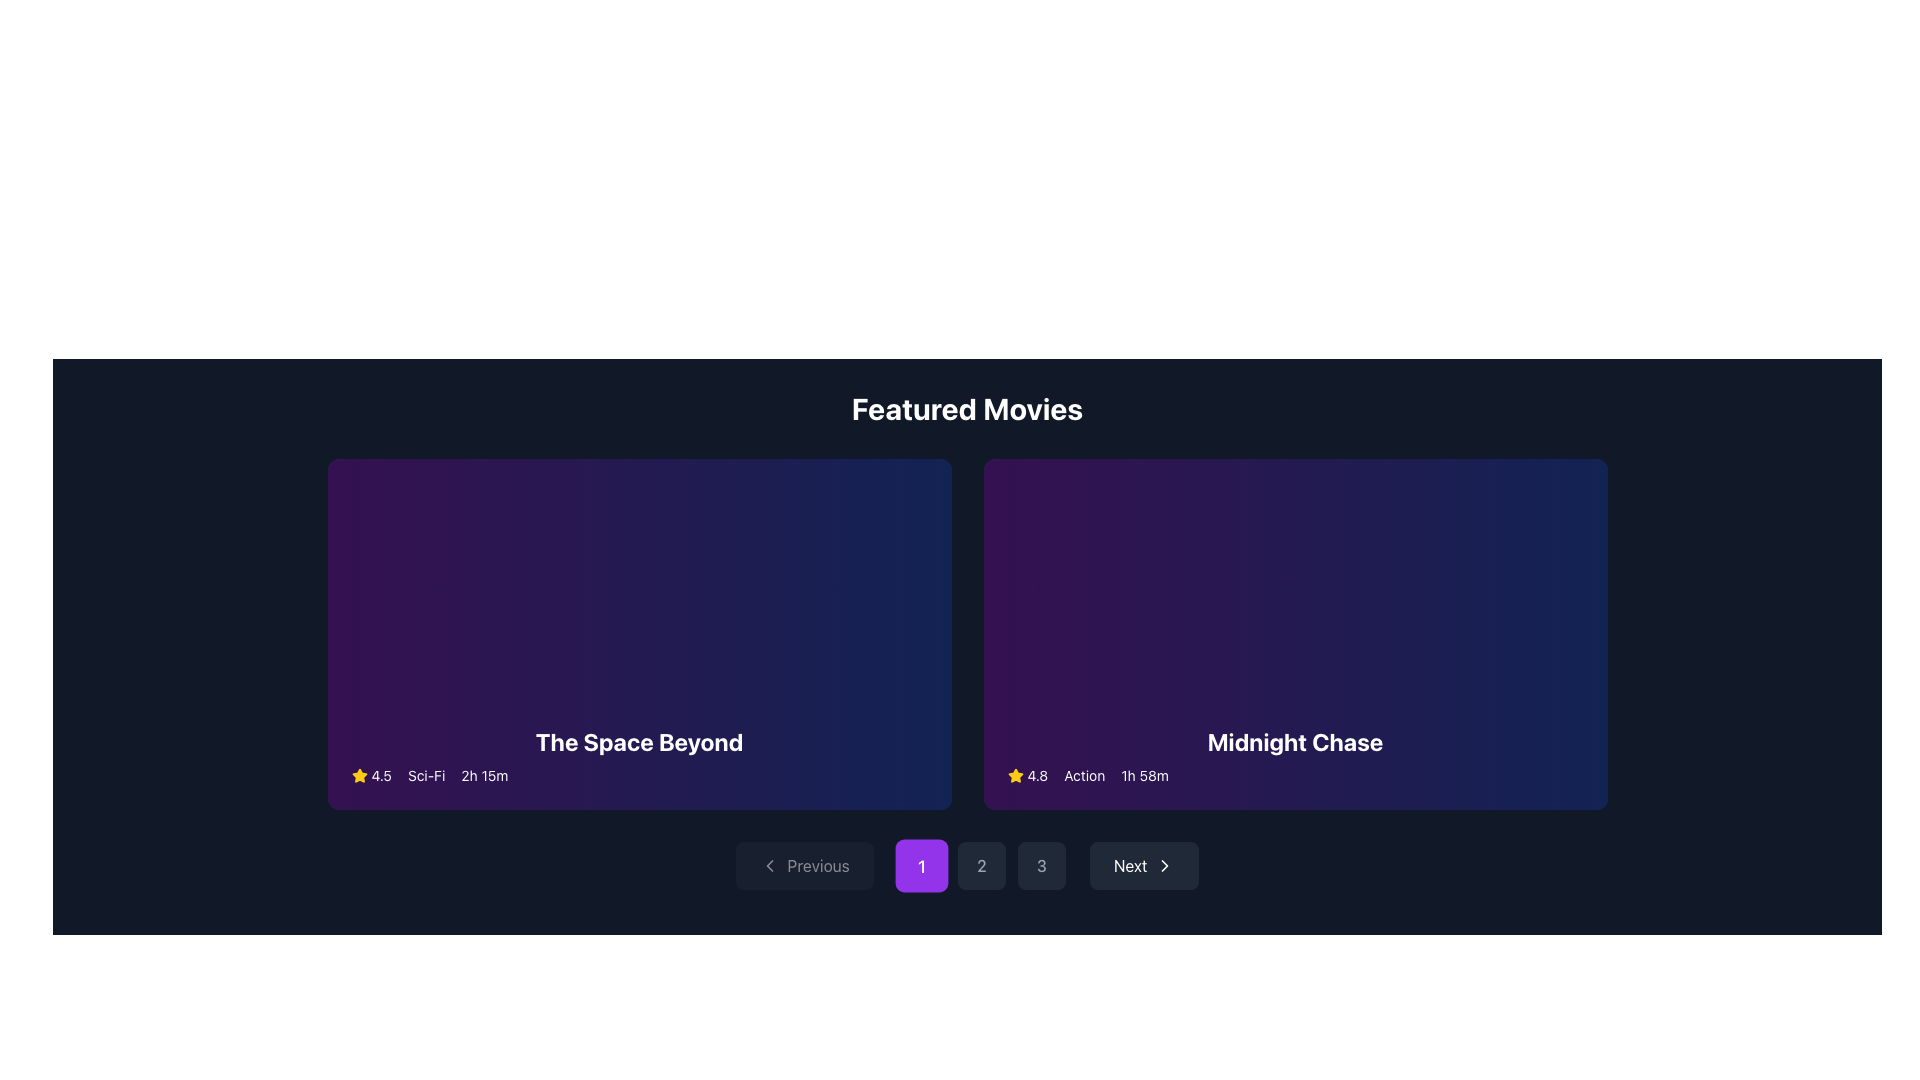 This screenshot has height=1080, width=1920. I want to click on the icon within the 'Next' button located at the bottom center of the interface, so click(1165, 865).